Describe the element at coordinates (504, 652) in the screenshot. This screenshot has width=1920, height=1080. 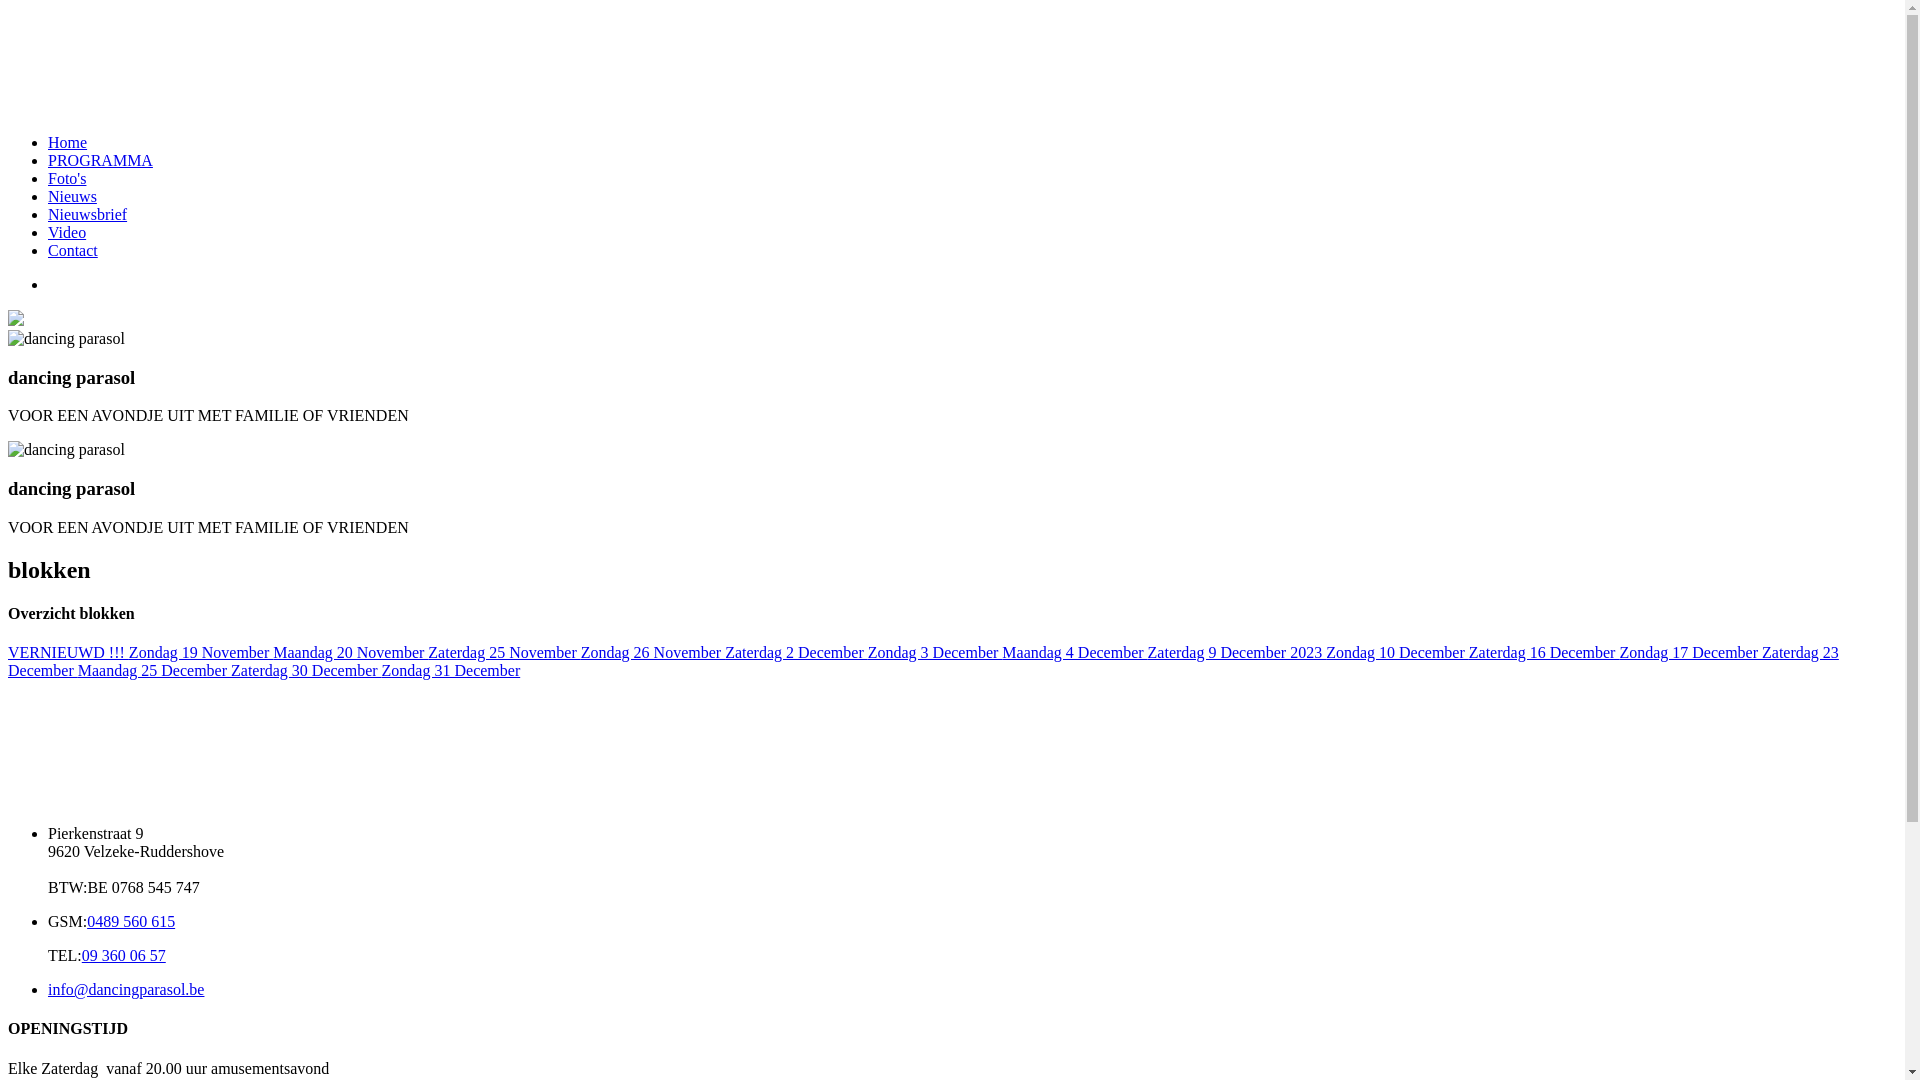
I see `'Zaterdag 25 November'` at that location.